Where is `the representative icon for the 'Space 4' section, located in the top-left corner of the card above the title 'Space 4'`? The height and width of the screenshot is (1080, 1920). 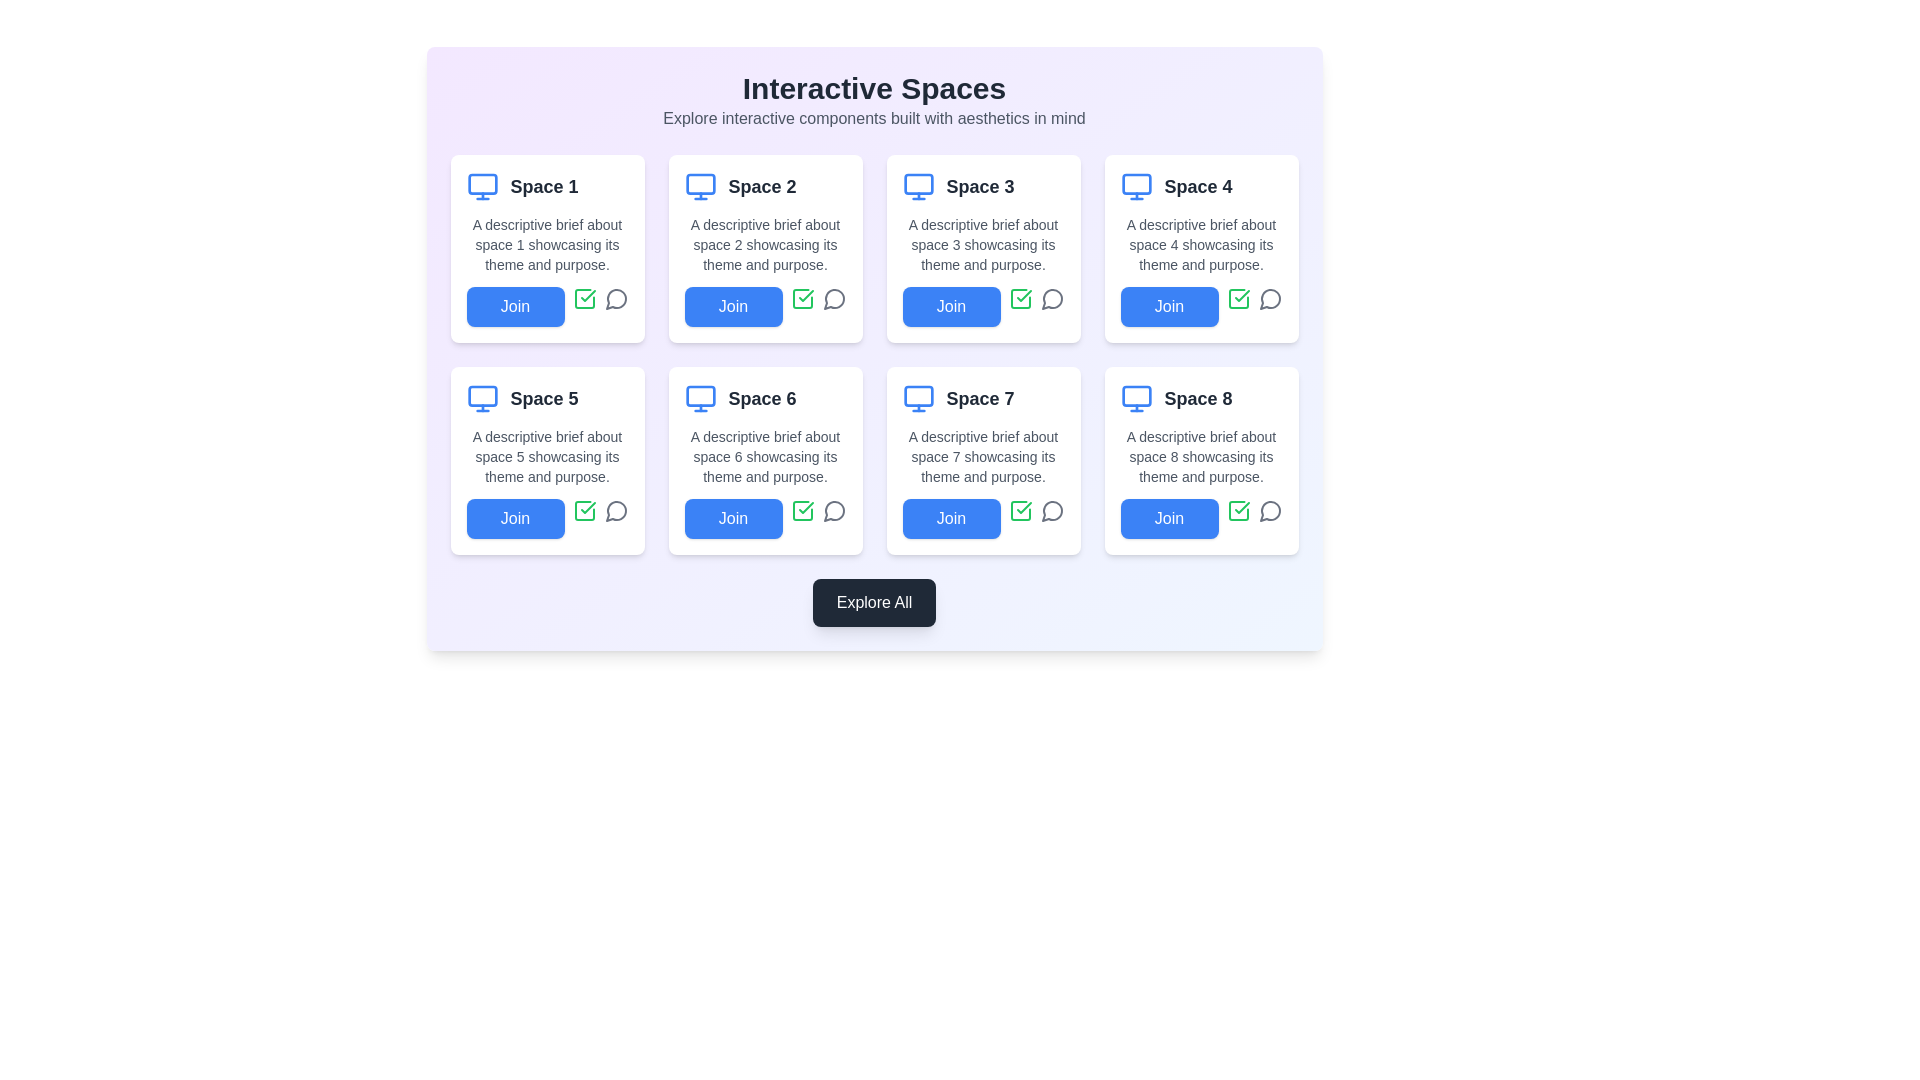 the representative icon for the 'Space 4' section, located in the top-left corner of the card above the title 'Space 4' is located at coordinates (1136, 186).